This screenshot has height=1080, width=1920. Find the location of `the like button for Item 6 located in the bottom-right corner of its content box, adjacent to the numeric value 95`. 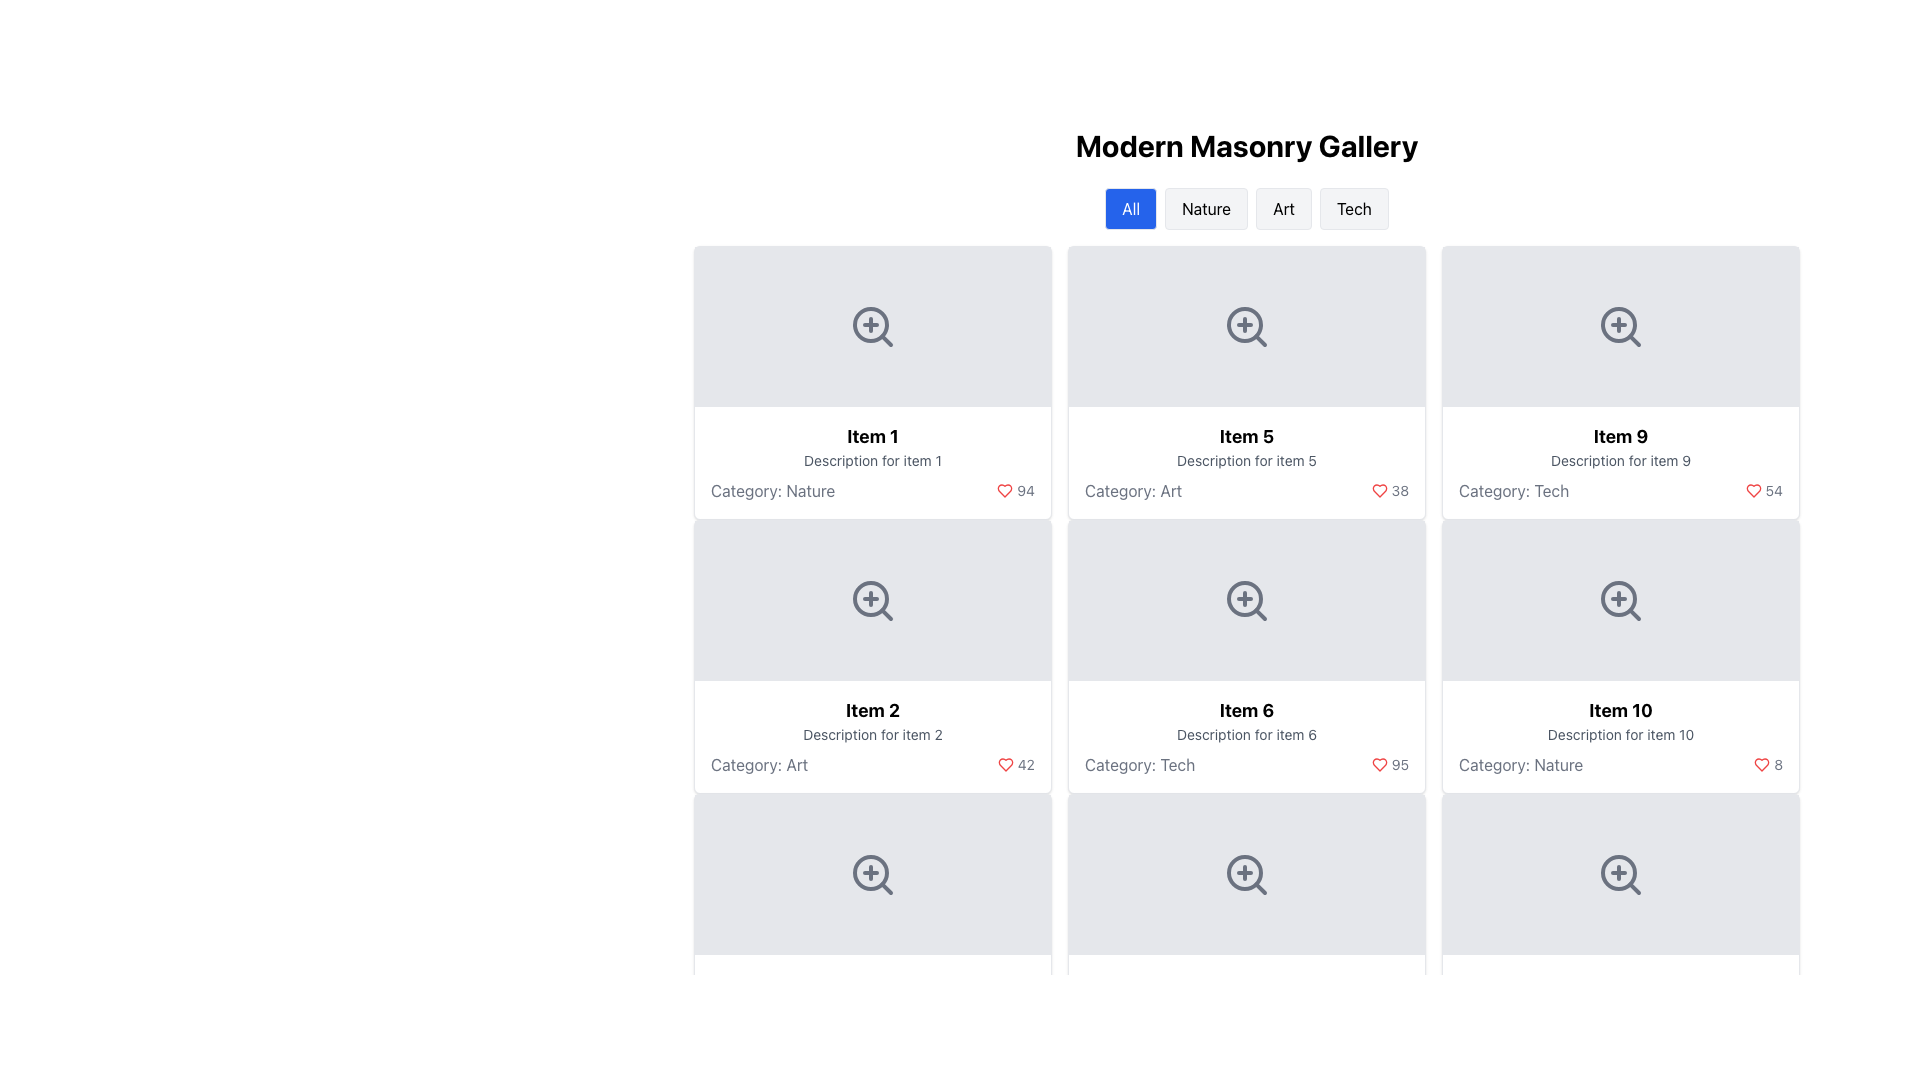

the like button for Item 6 located in the bottom-right corner of its content box, adjacent to the numeric value 95 is located at coordinates (1005, 764).